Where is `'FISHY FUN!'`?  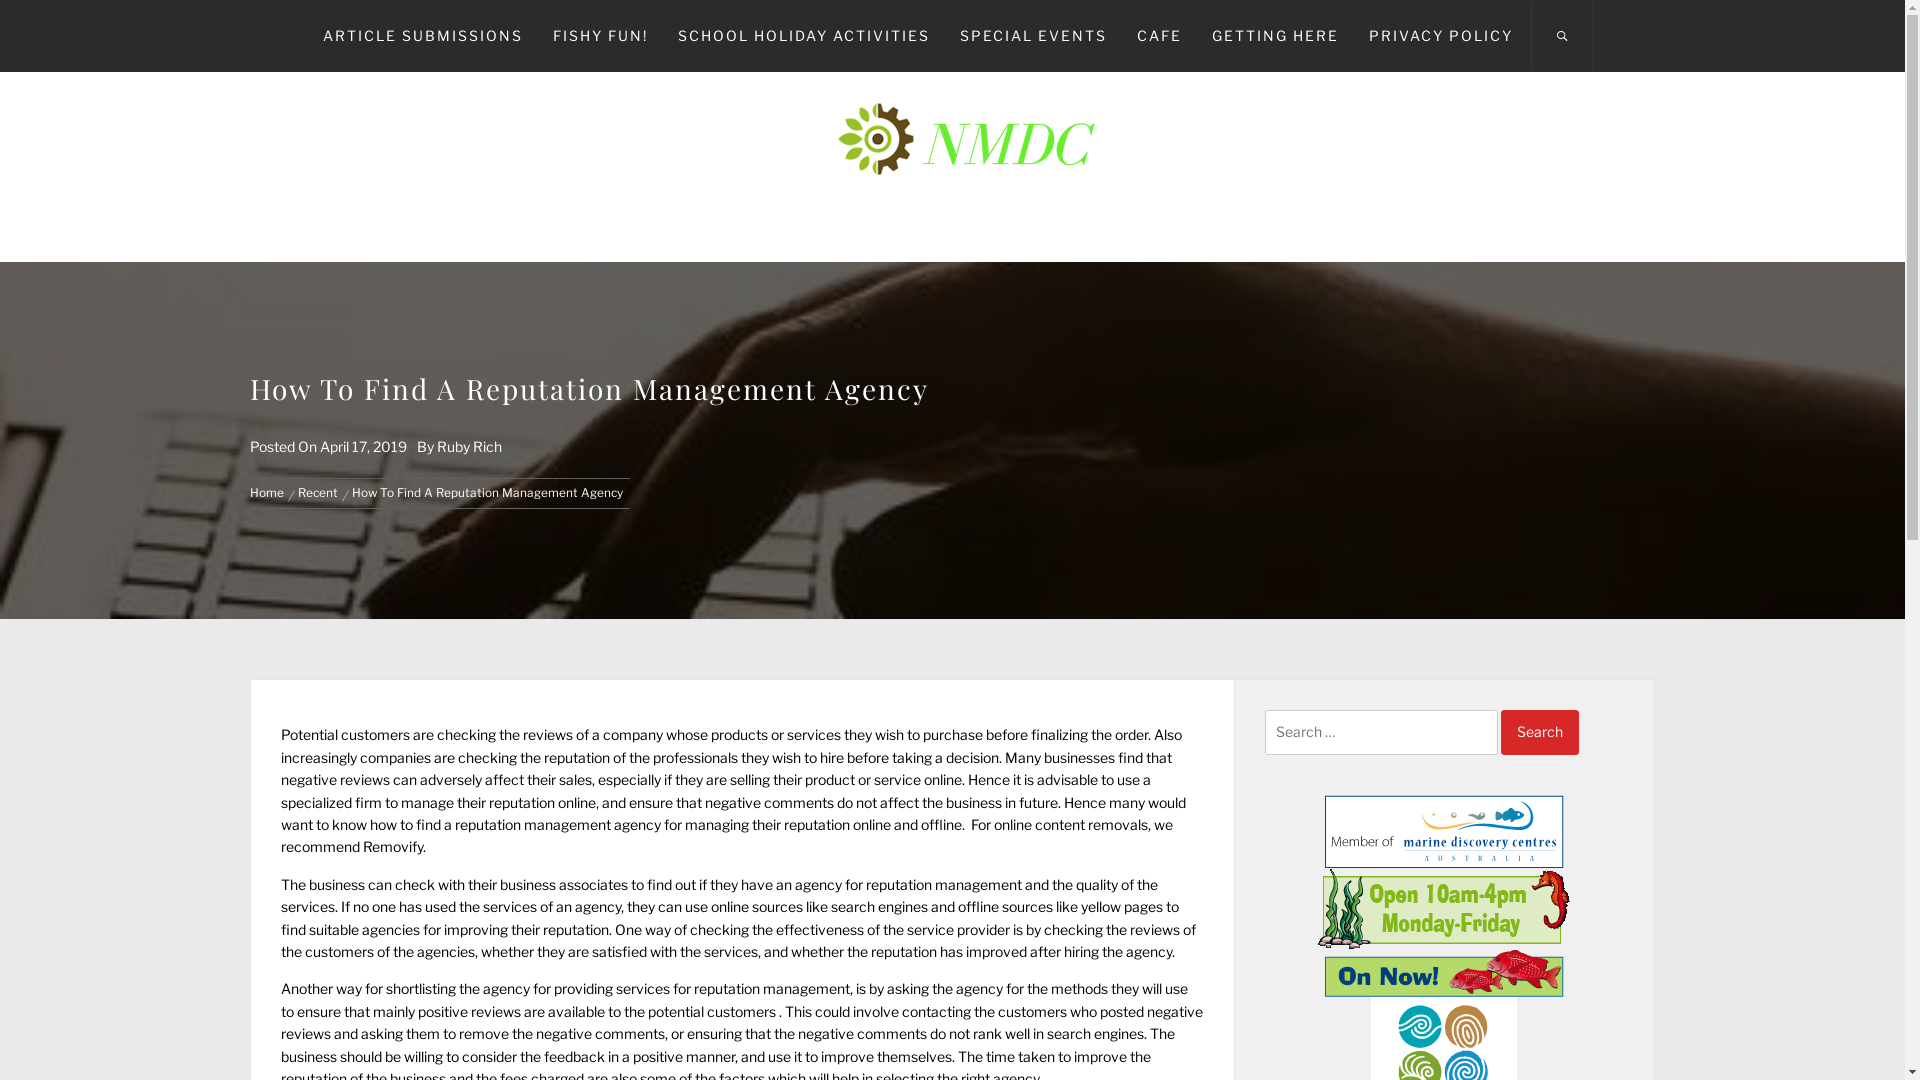
'FISHY FUN!' is located at coordinates (599, 35).